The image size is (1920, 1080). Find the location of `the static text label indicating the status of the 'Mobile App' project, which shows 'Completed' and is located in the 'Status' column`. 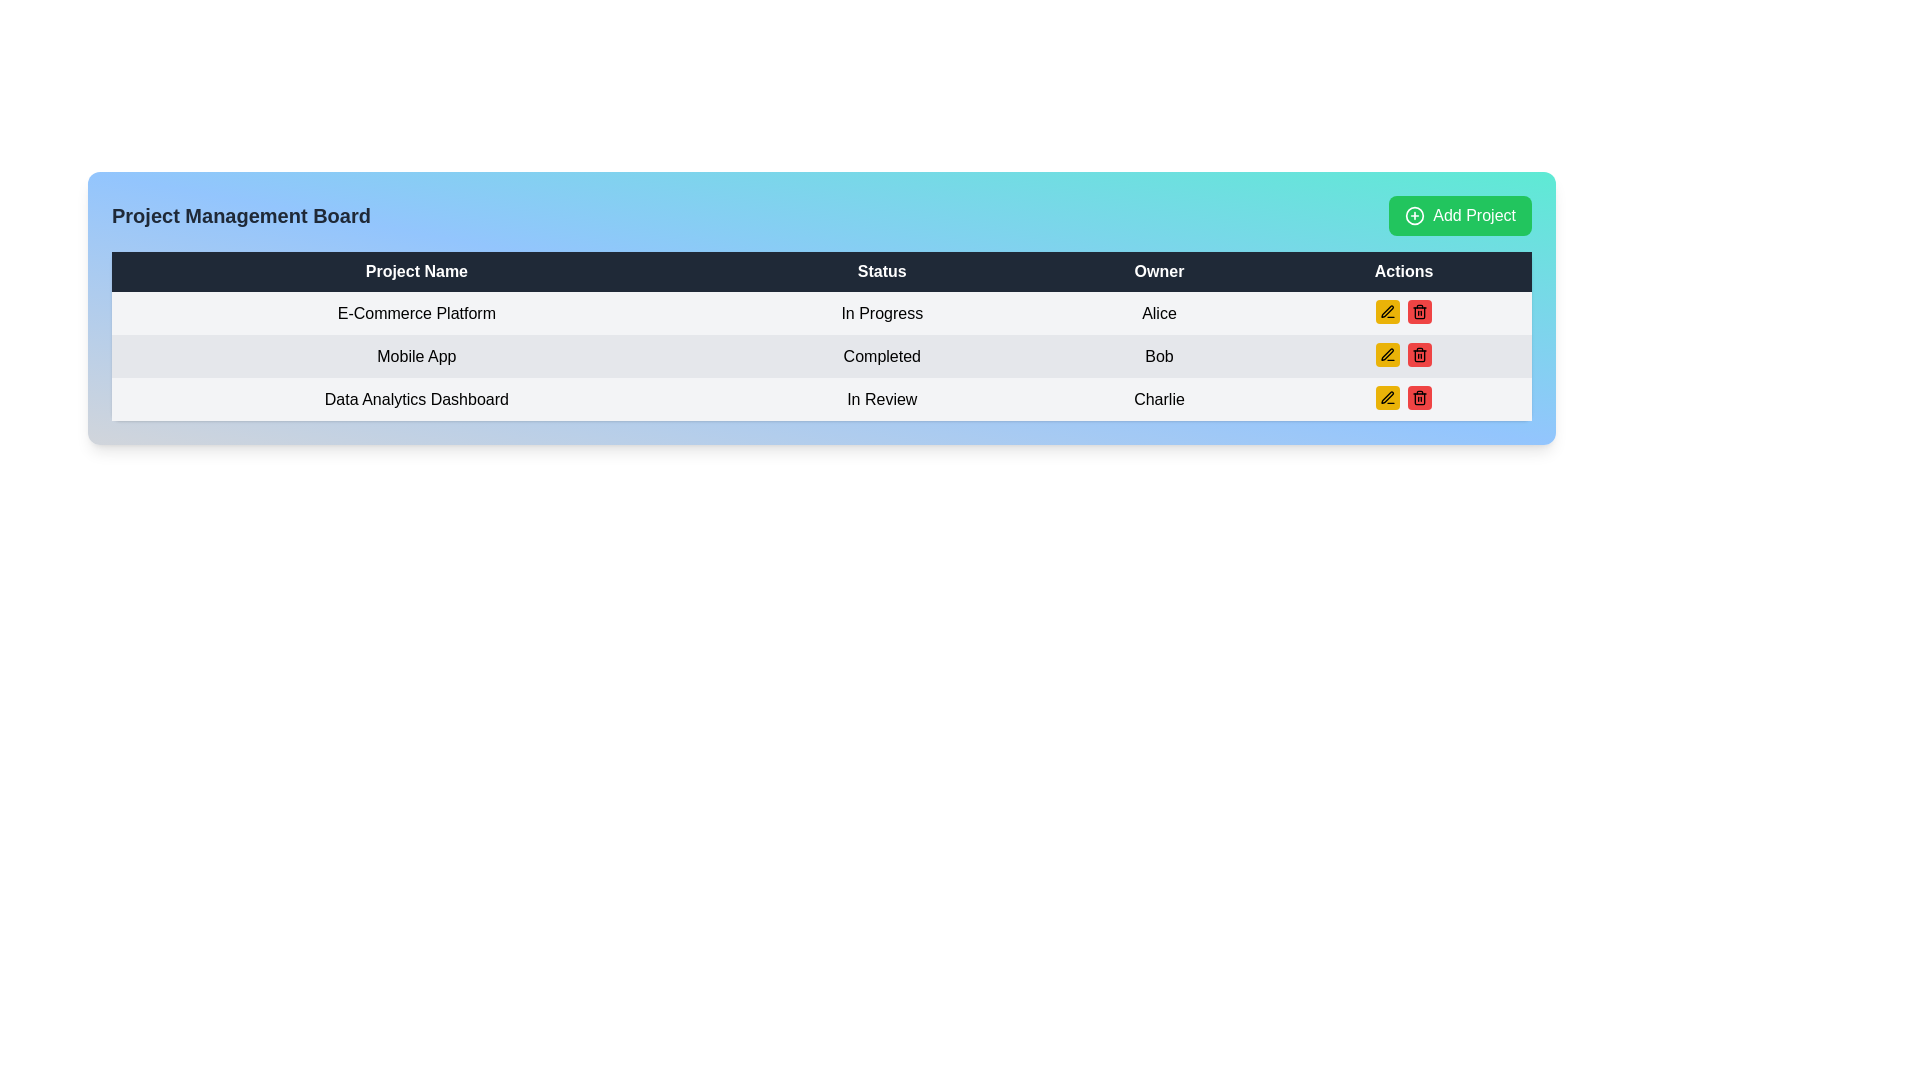

the static text label indicating the status of the 'Mobile App' project, which shows 'Completed' and is located in the 'Status' column is located at coordinates (881, 355).